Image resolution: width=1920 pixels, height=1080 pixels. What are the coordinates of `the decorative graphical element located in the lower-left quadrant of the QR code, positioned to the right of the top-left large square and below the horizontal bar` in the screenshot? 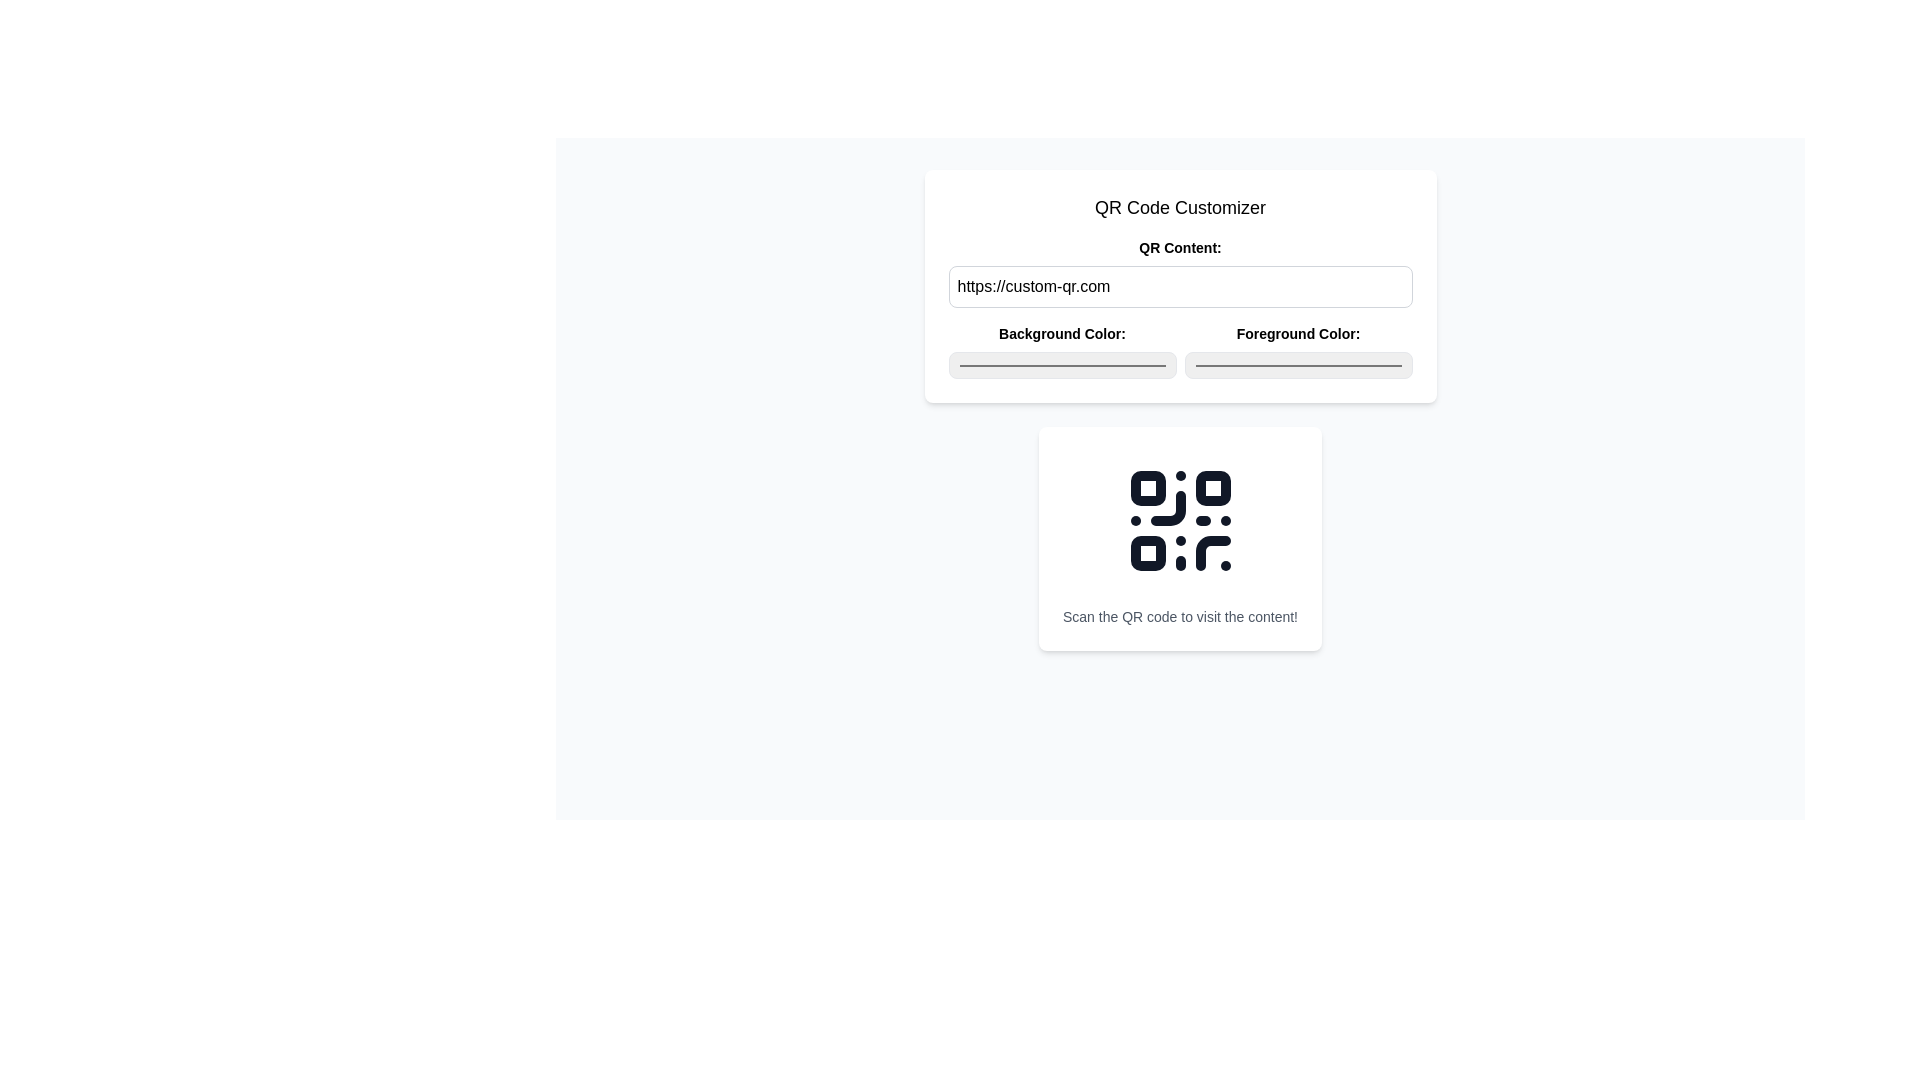 It's located at (1167, 507).